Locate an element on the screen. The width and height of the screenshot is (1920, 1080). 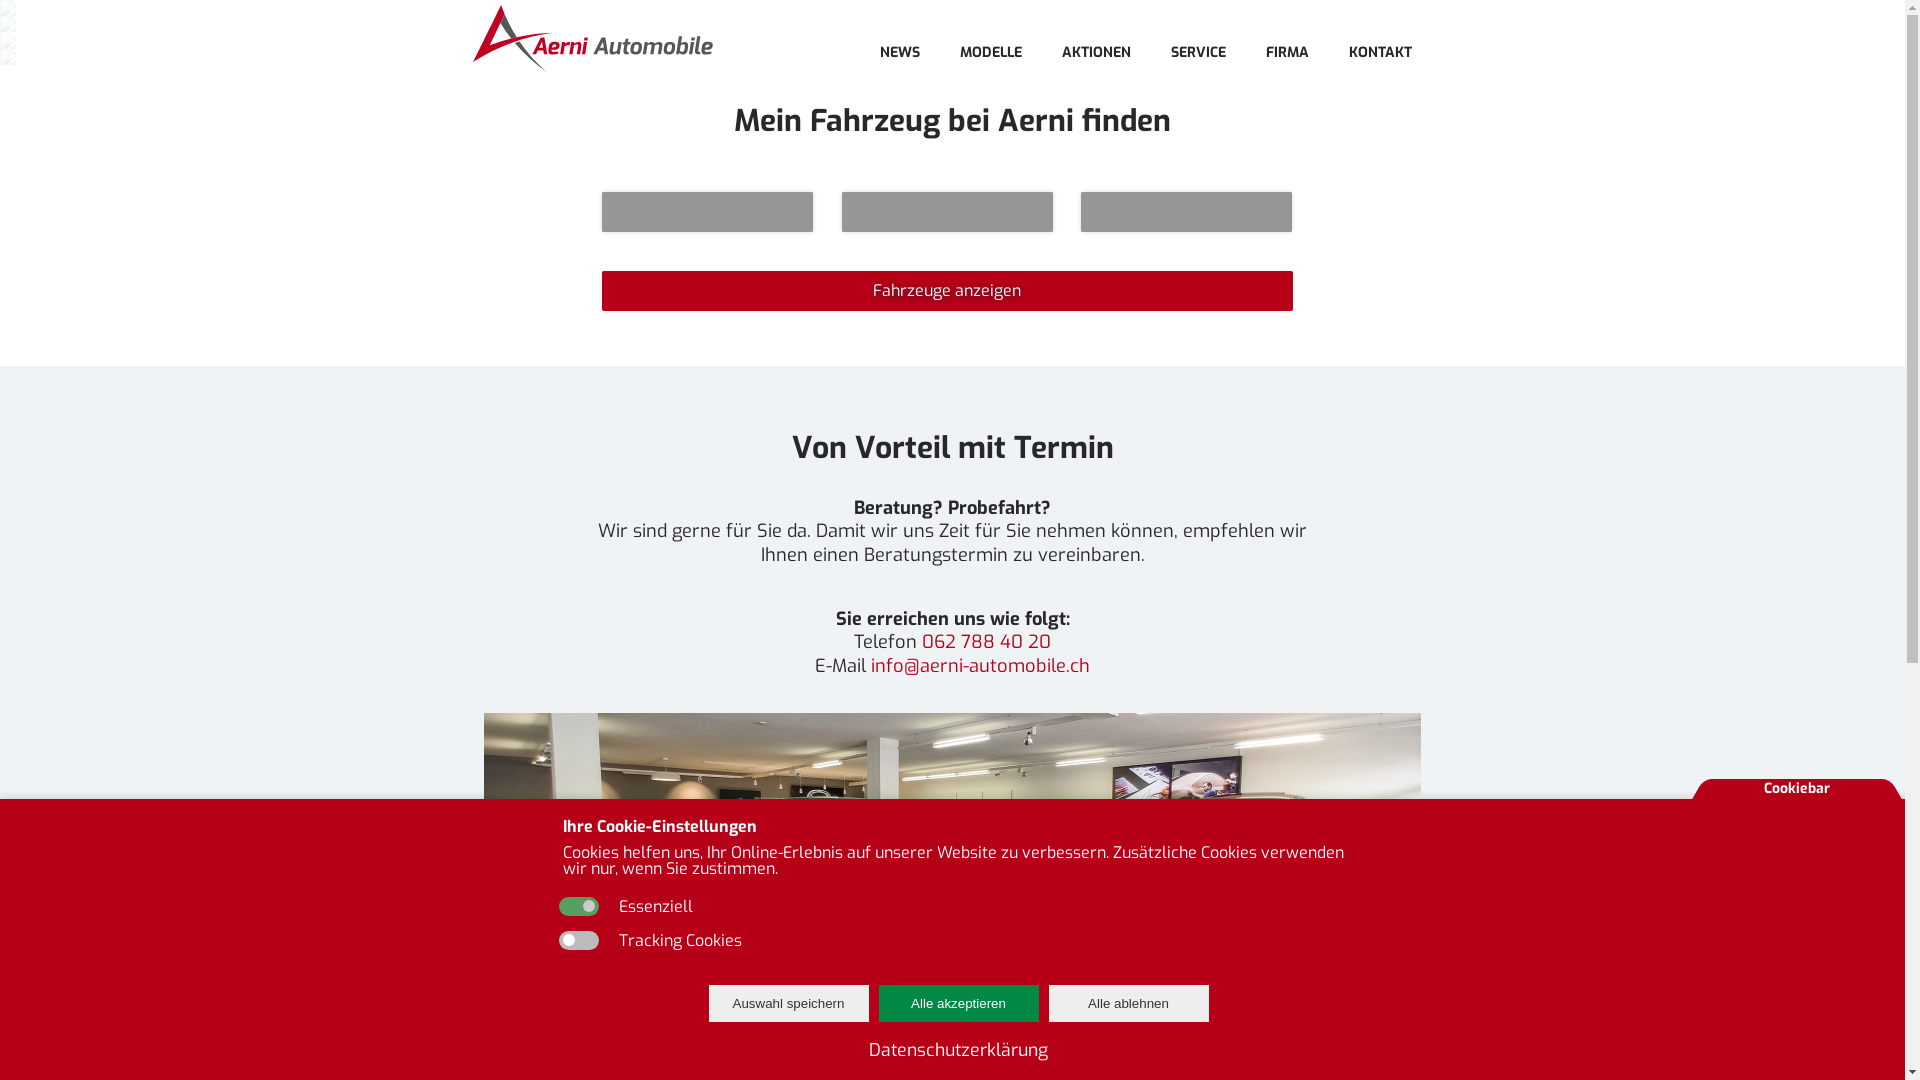
'info@aerni-automobile.ch' is located at coordinates (980, 666).